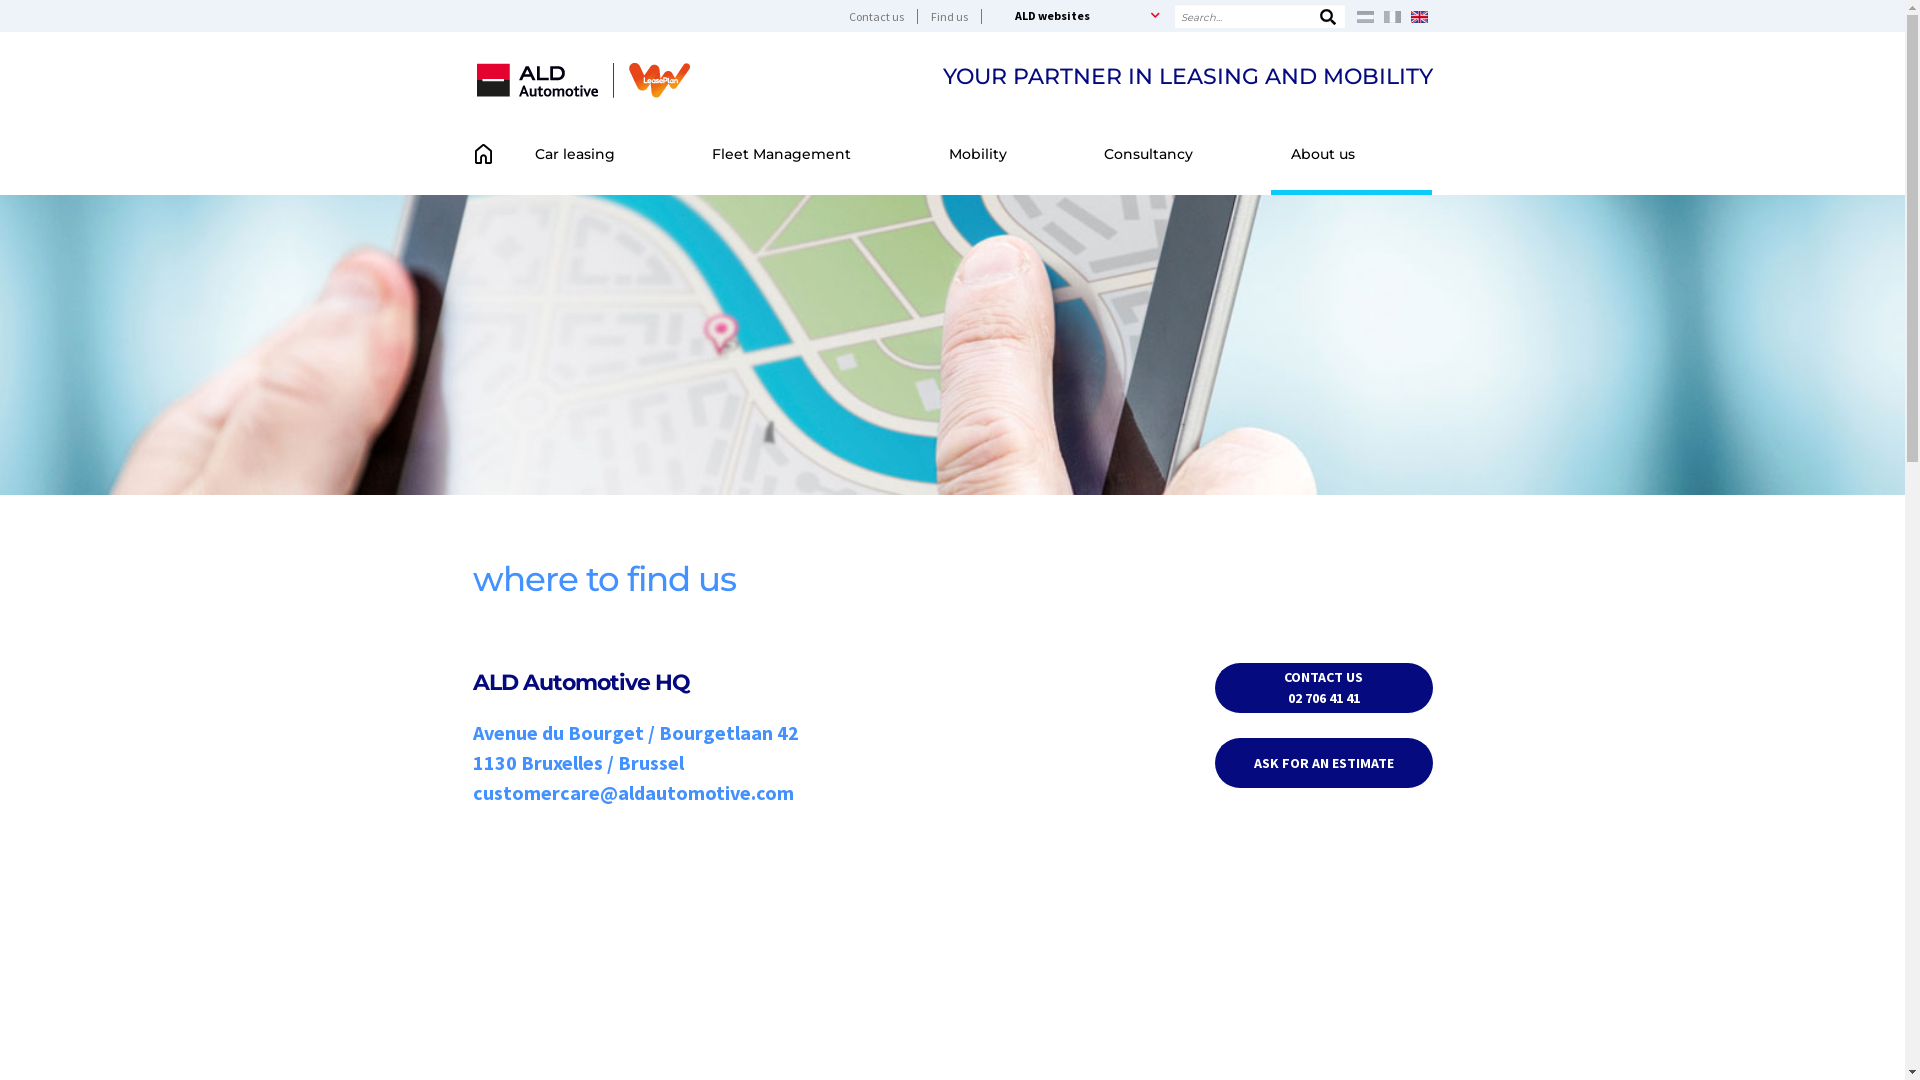 This screenshot has width=1920, height=1080. What do you see at coordinates (1177, 153) in the screenshot?
I see `'Consultancy'` at bounding box center [1177, 153].